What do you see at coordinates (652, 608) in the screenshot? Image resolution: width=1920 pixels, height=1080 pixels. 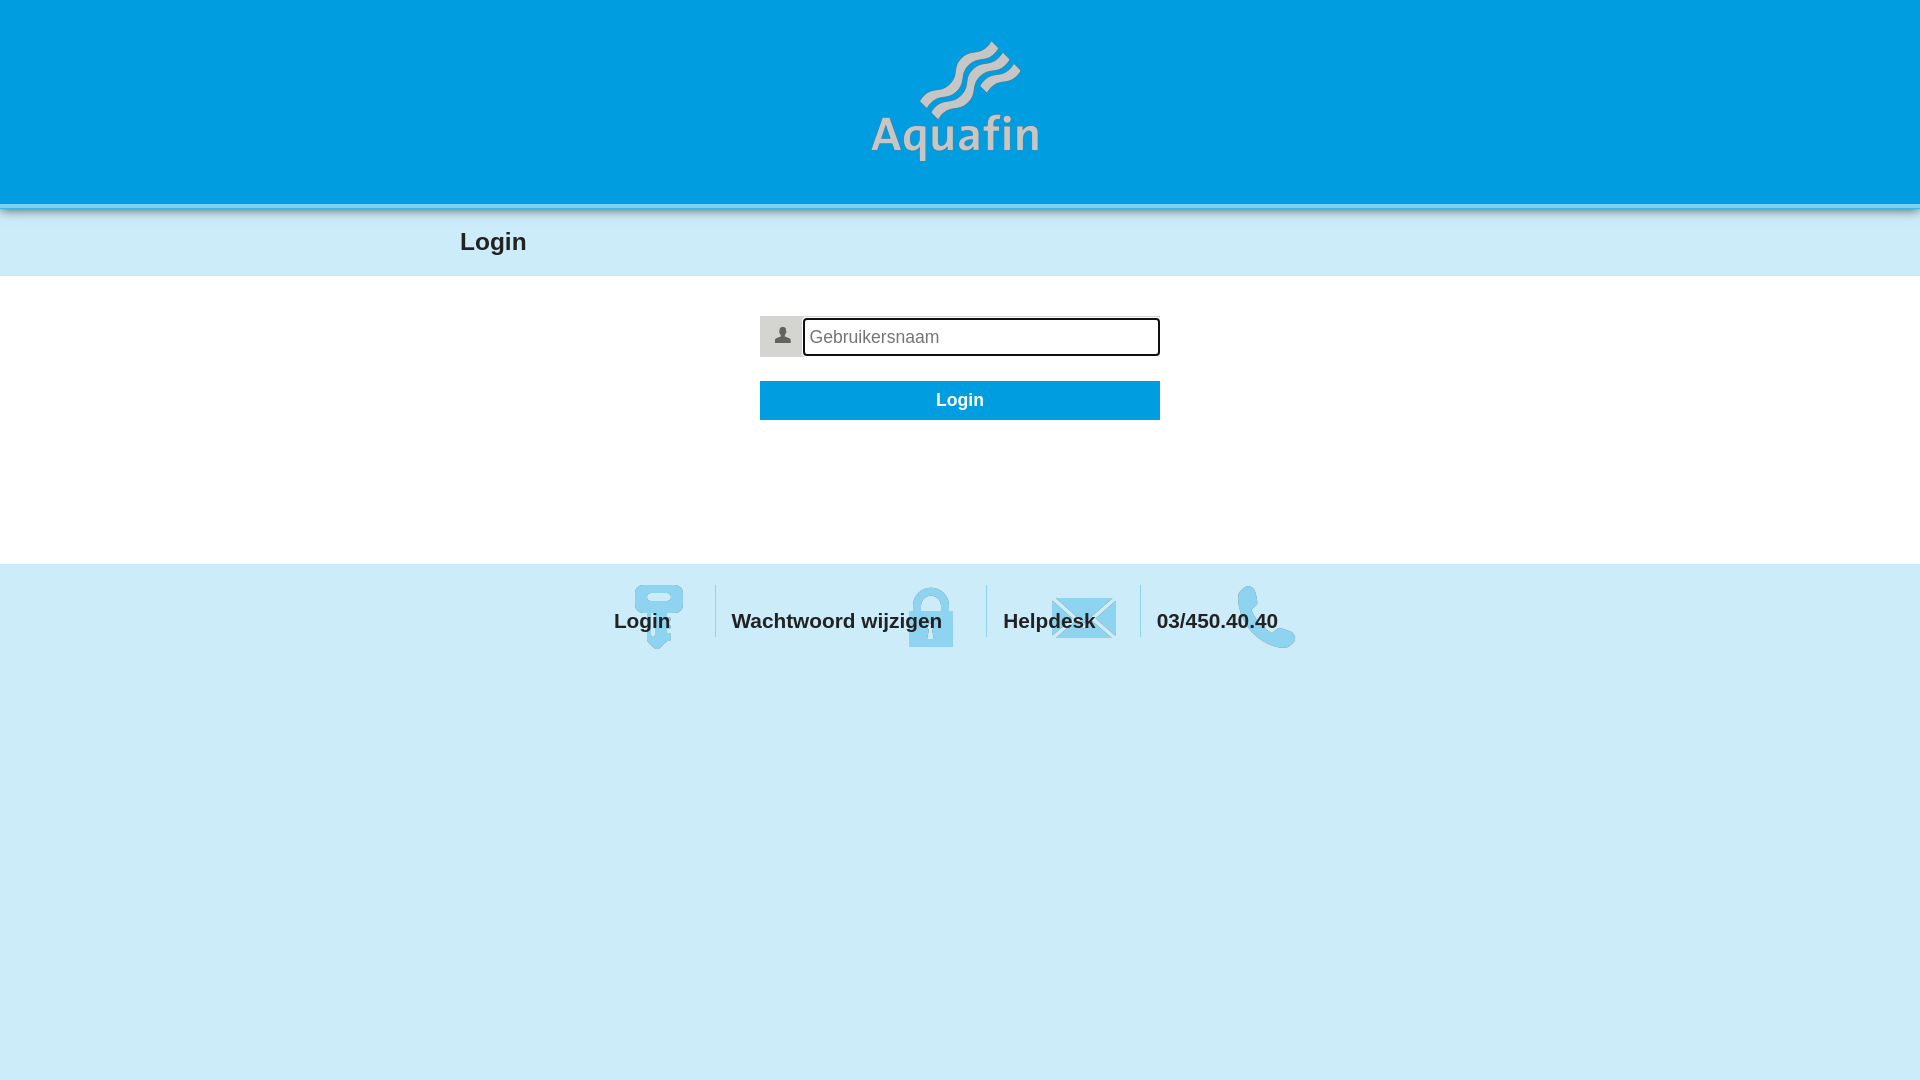 I see `'Login'` at bounding box center [652, 608].